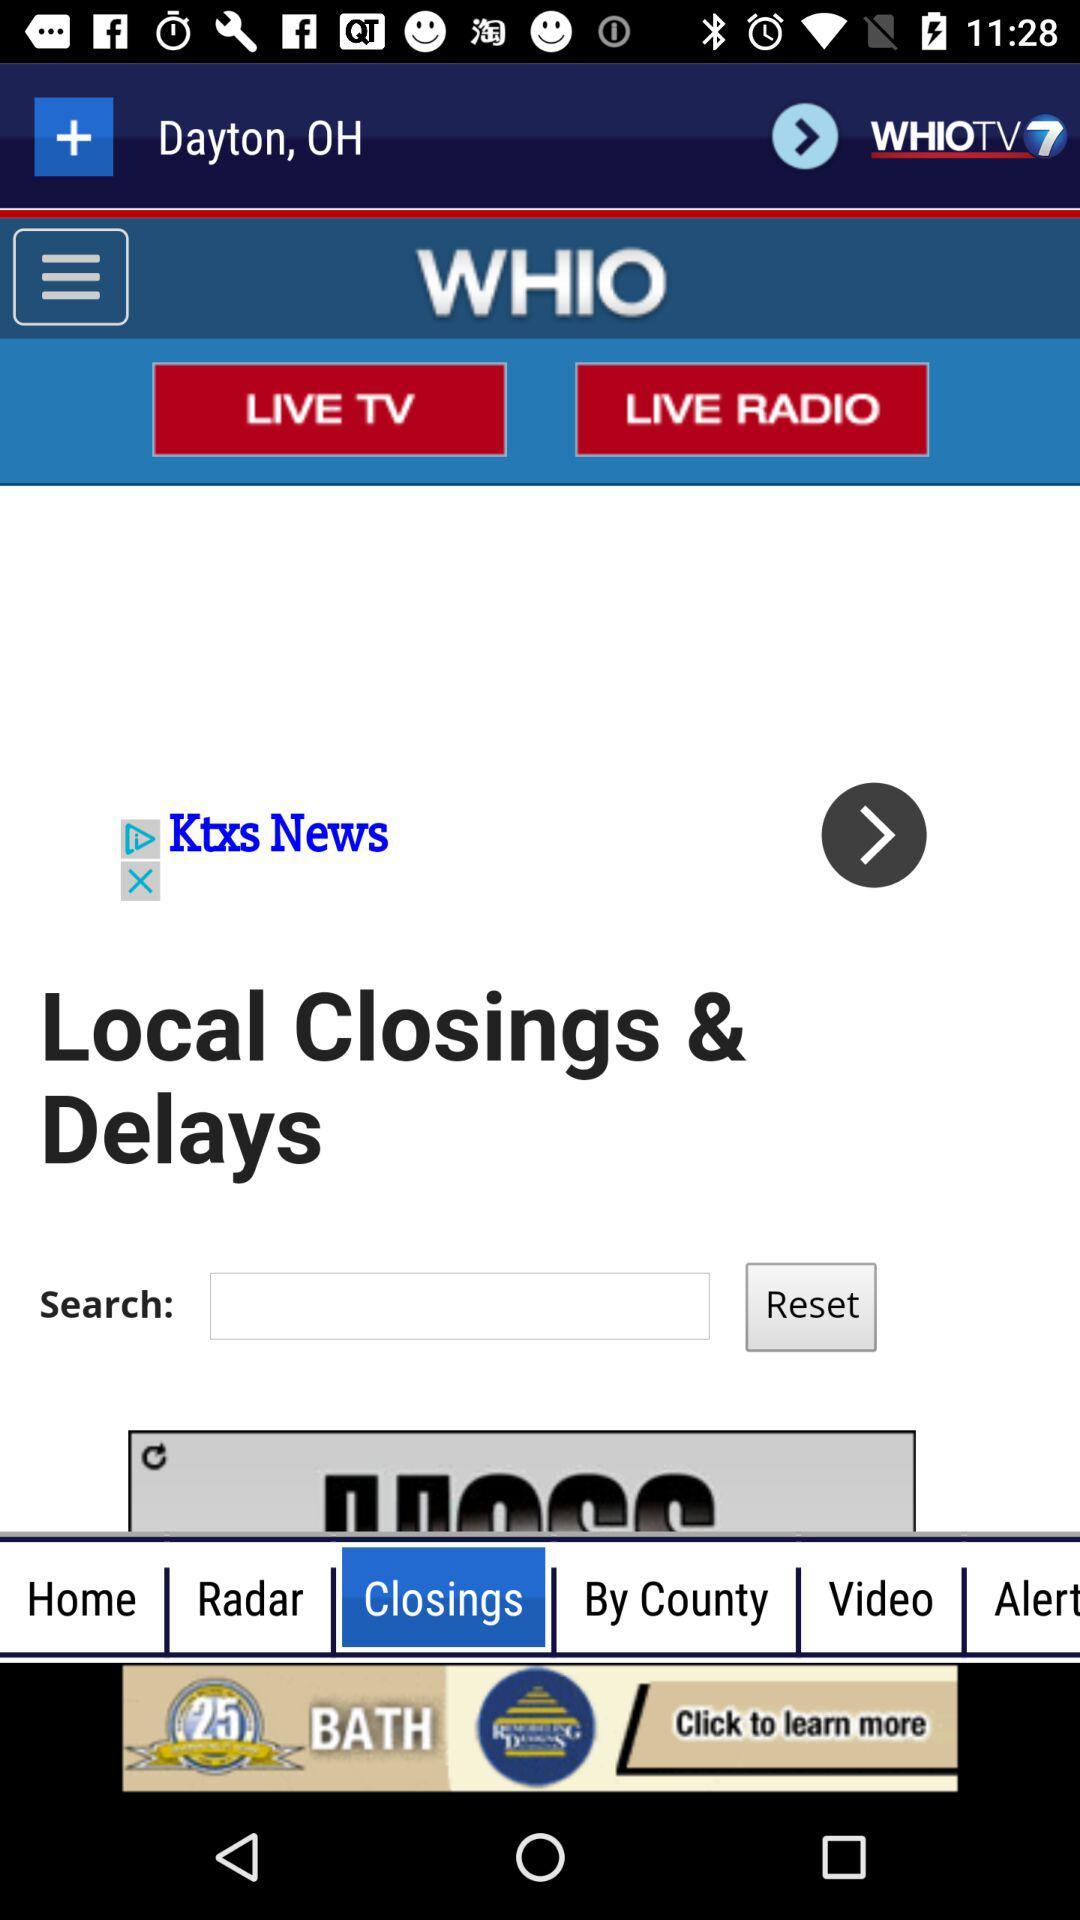 The image size is (1080, 1920). What do you see at coordinates (804, 135) in the screenshot?
I see `back` at bounding box center [804, 135].